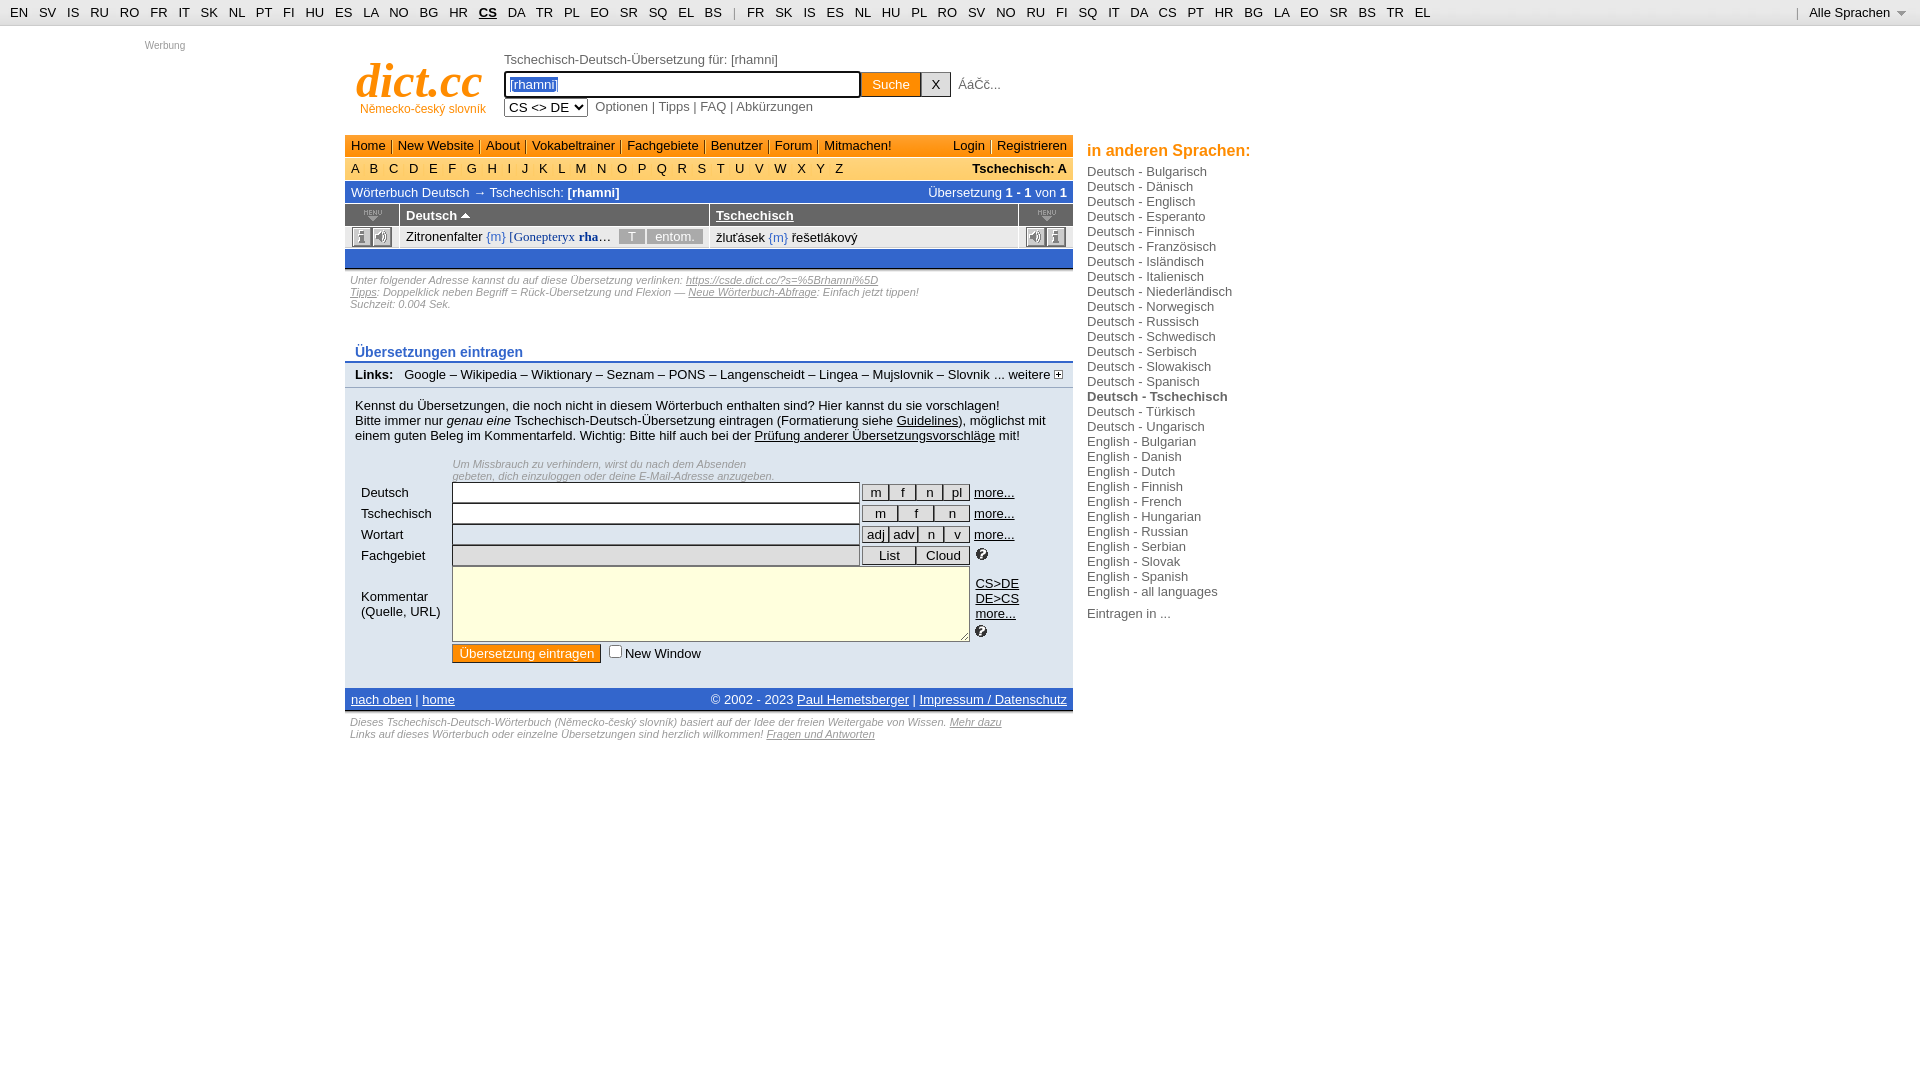 The height and width of the screenshot is (1080, 1920). What do you see at coordinates (720, 374) in the screenshot?
I see `'Langenscheidt'` at bounding box center [720, 374].